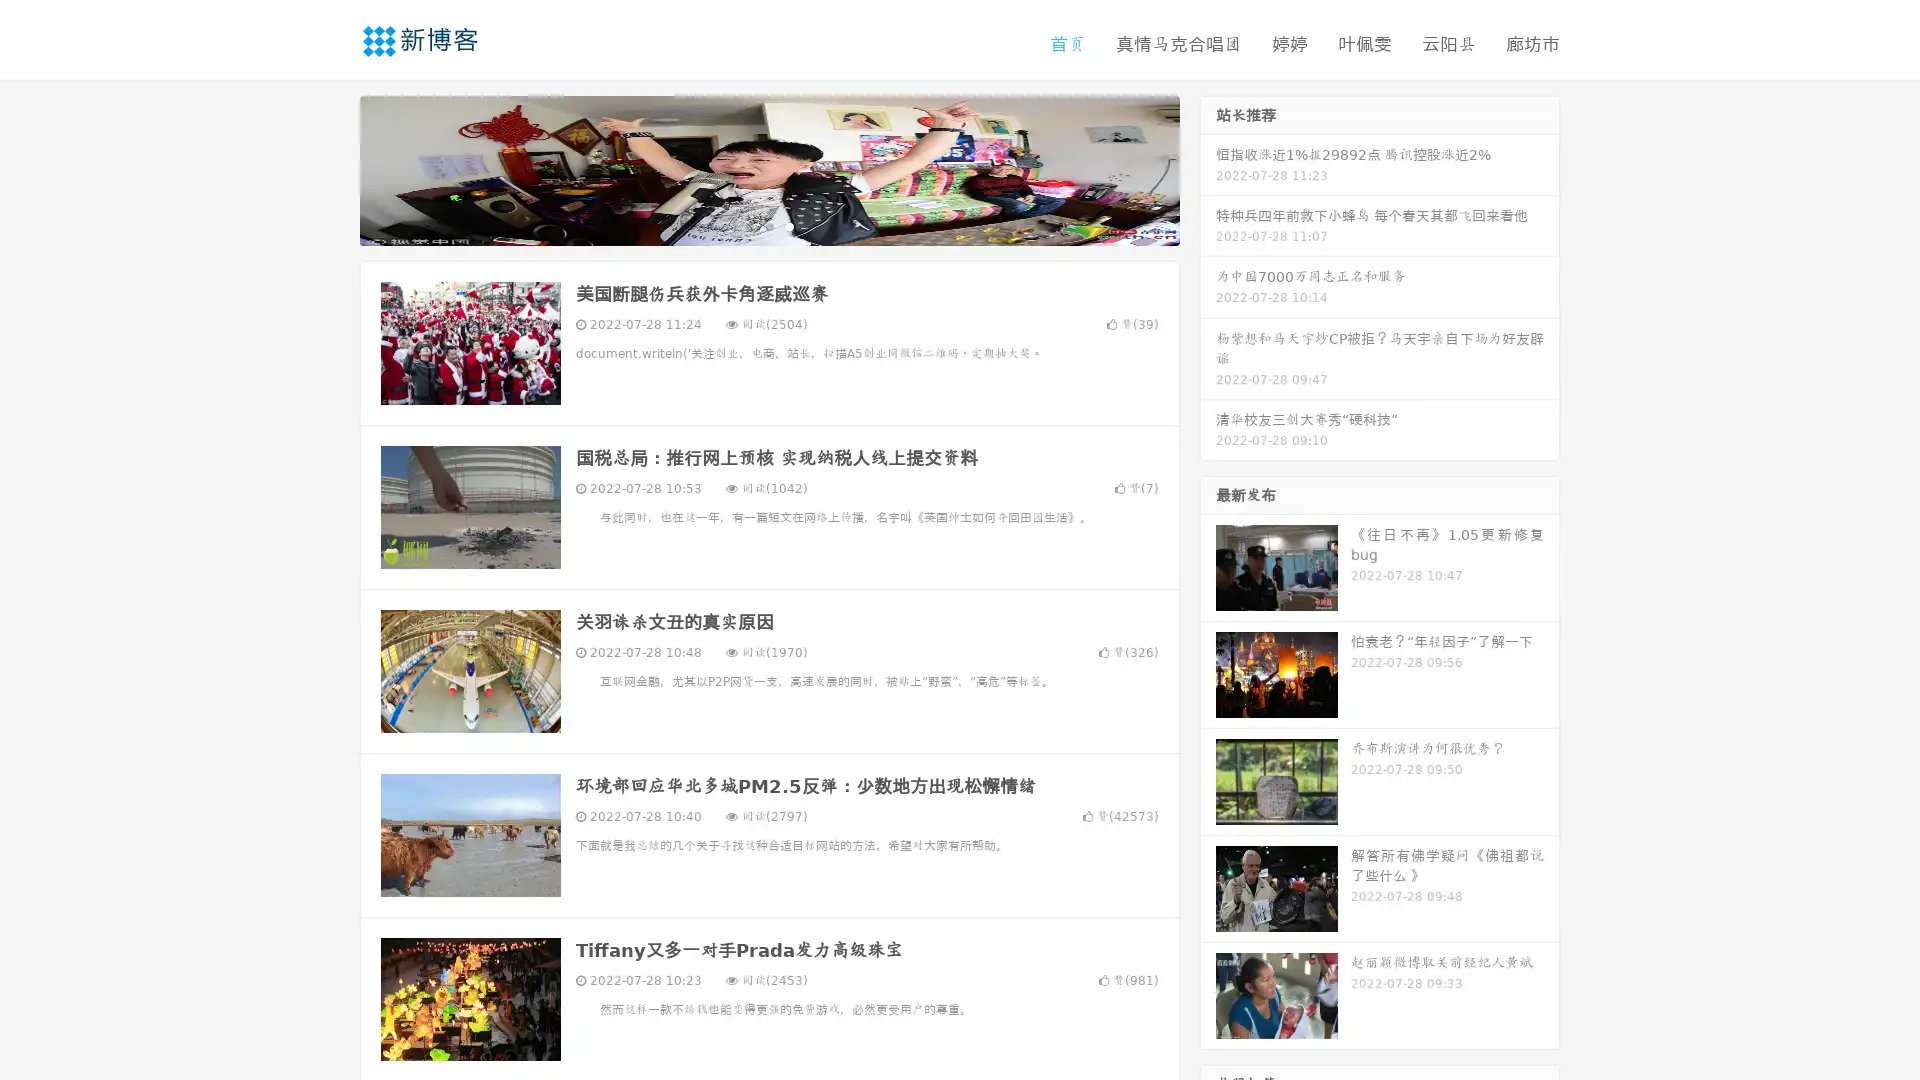 The width and height of the screenshot is (1920, 1080). I want to click on Go to slide 3, so click(789, 225).